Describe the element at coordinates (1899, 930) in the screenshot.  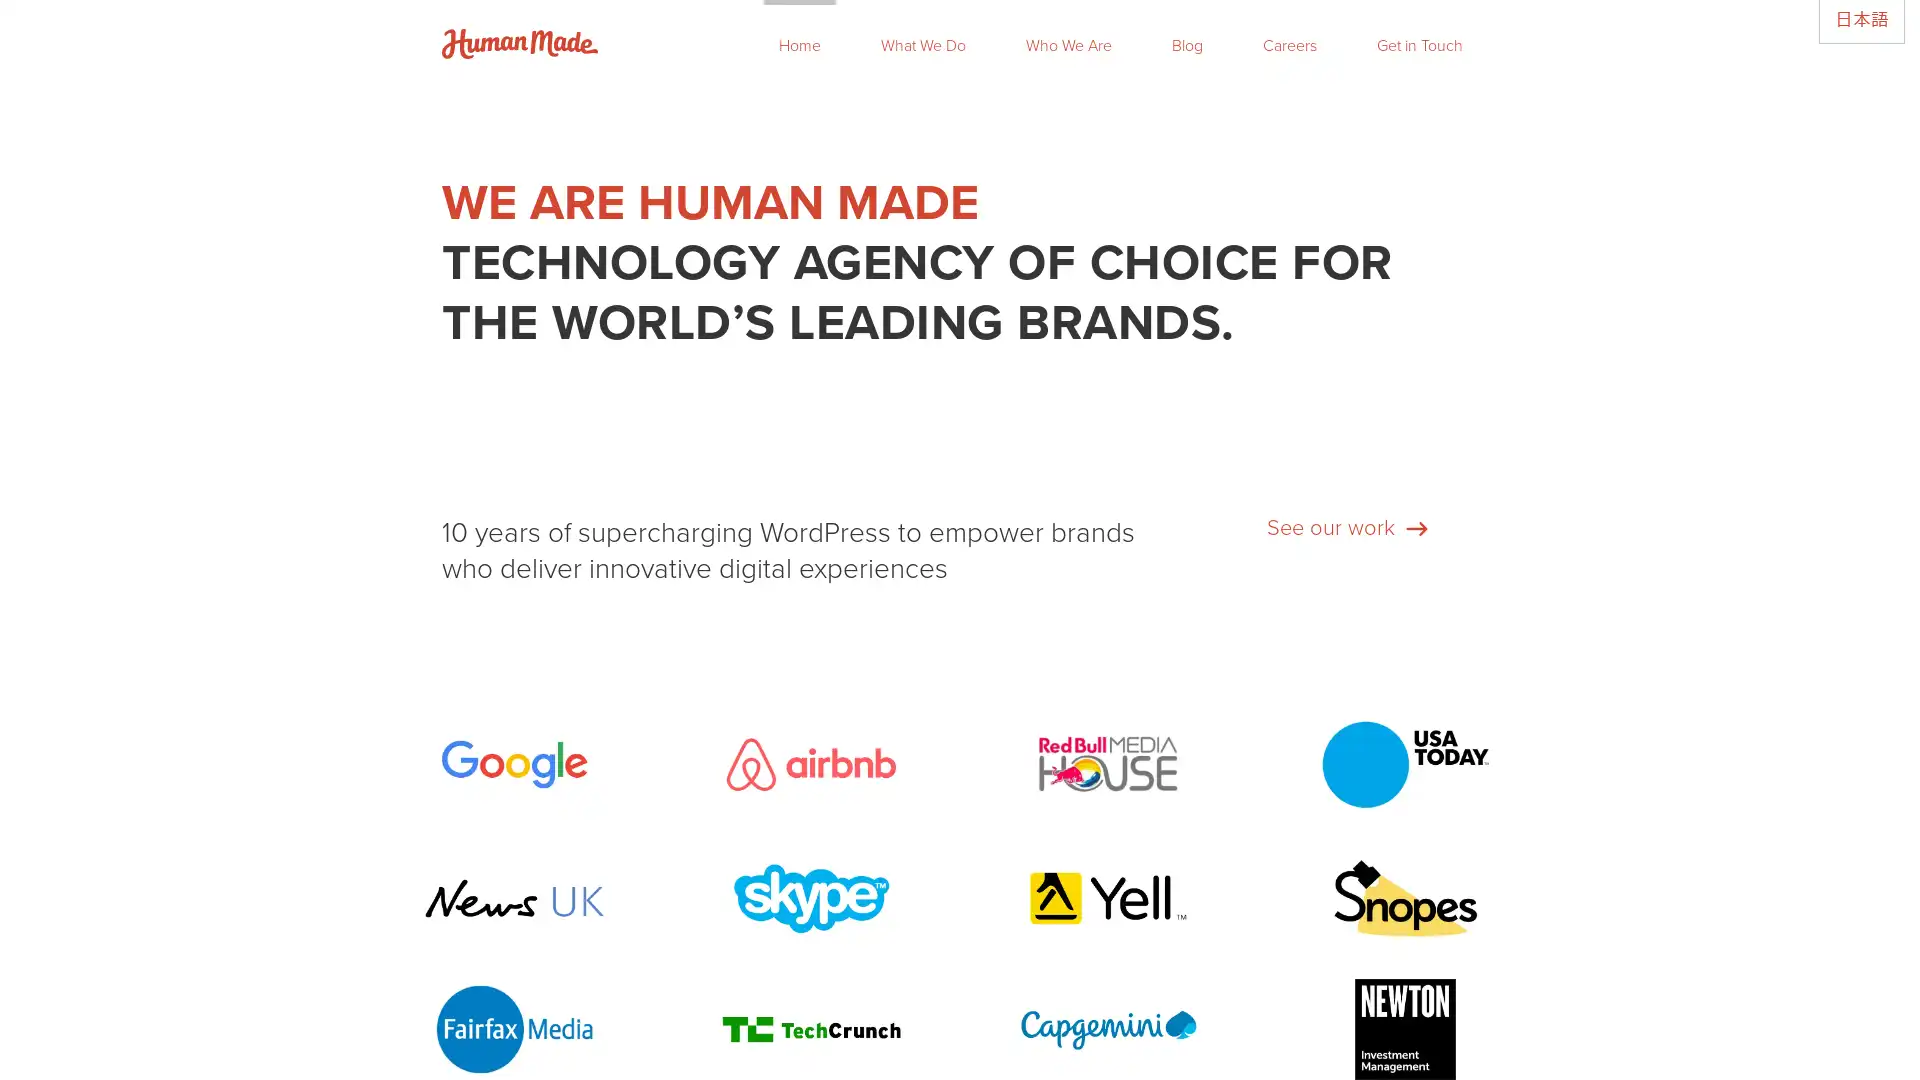
I see `Close` at that location.